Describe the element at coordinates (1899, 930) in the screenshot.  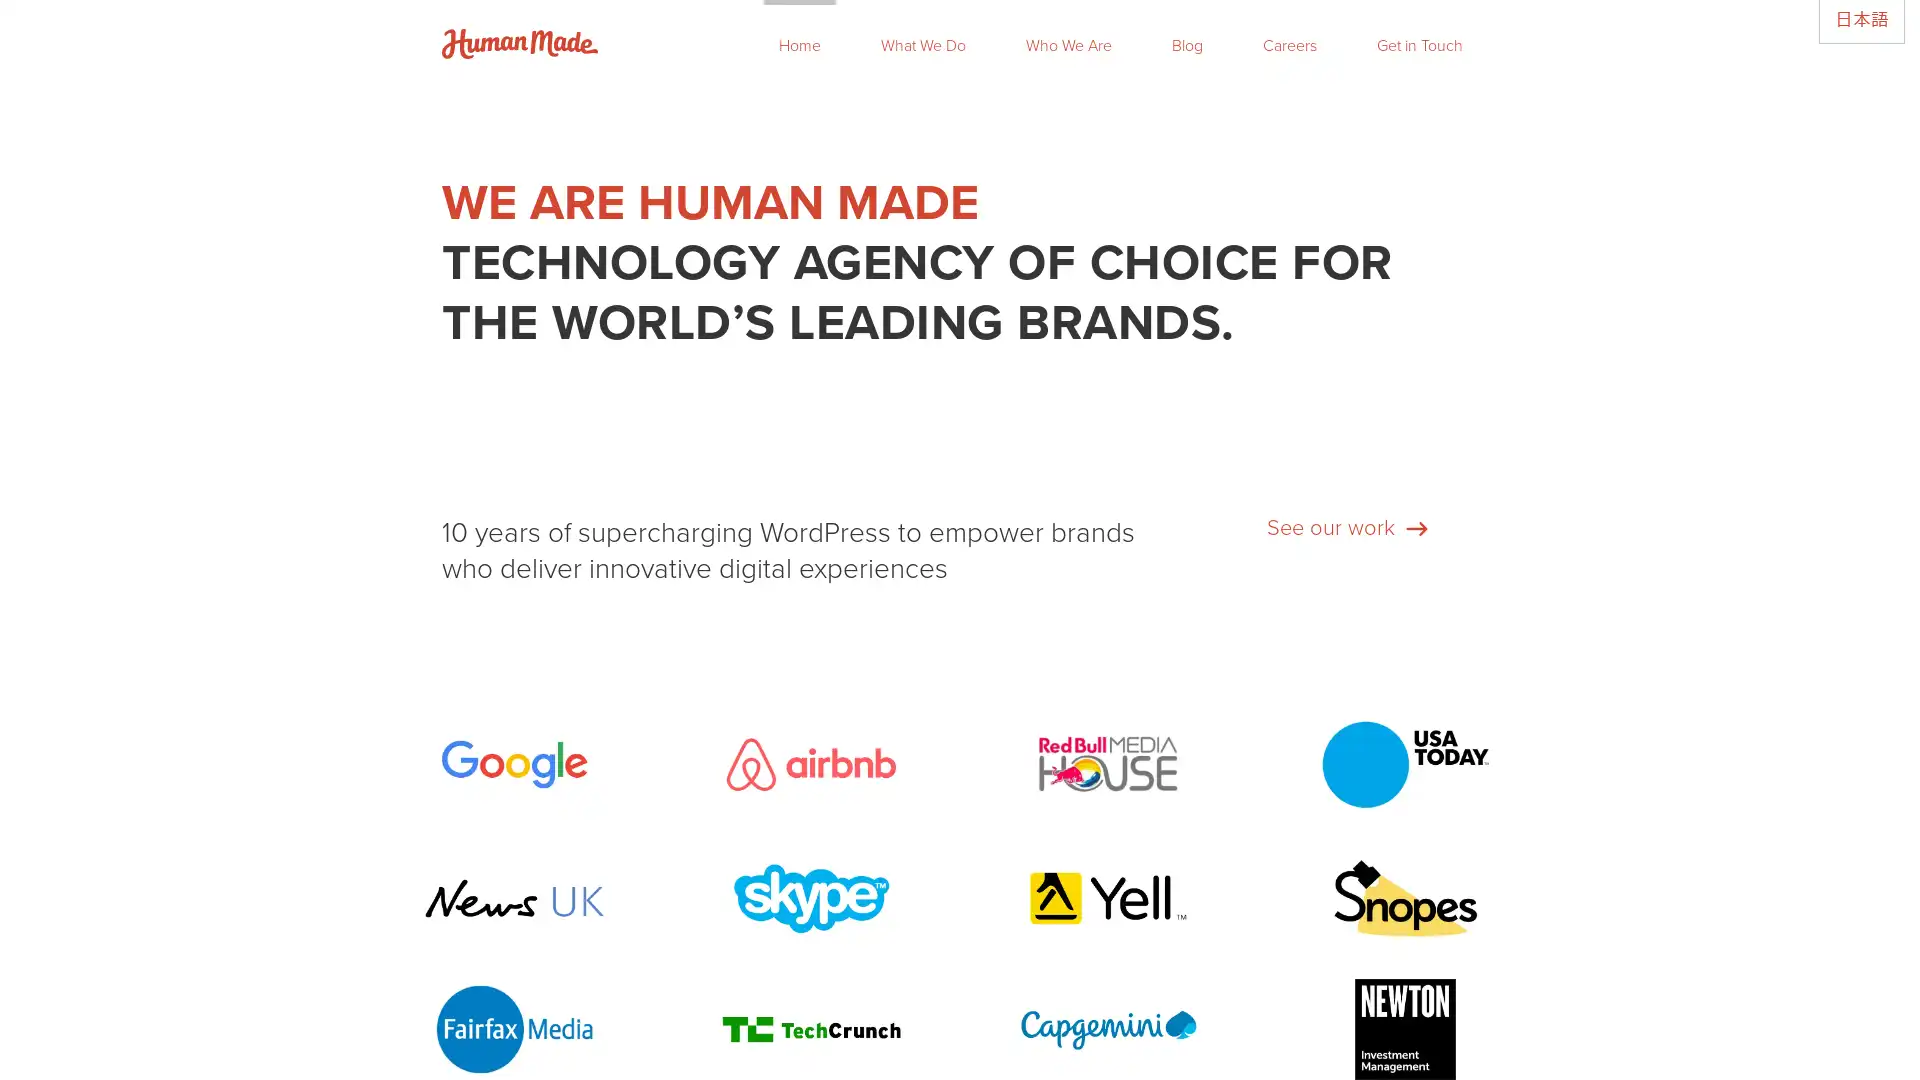
I see `Close` at that location.